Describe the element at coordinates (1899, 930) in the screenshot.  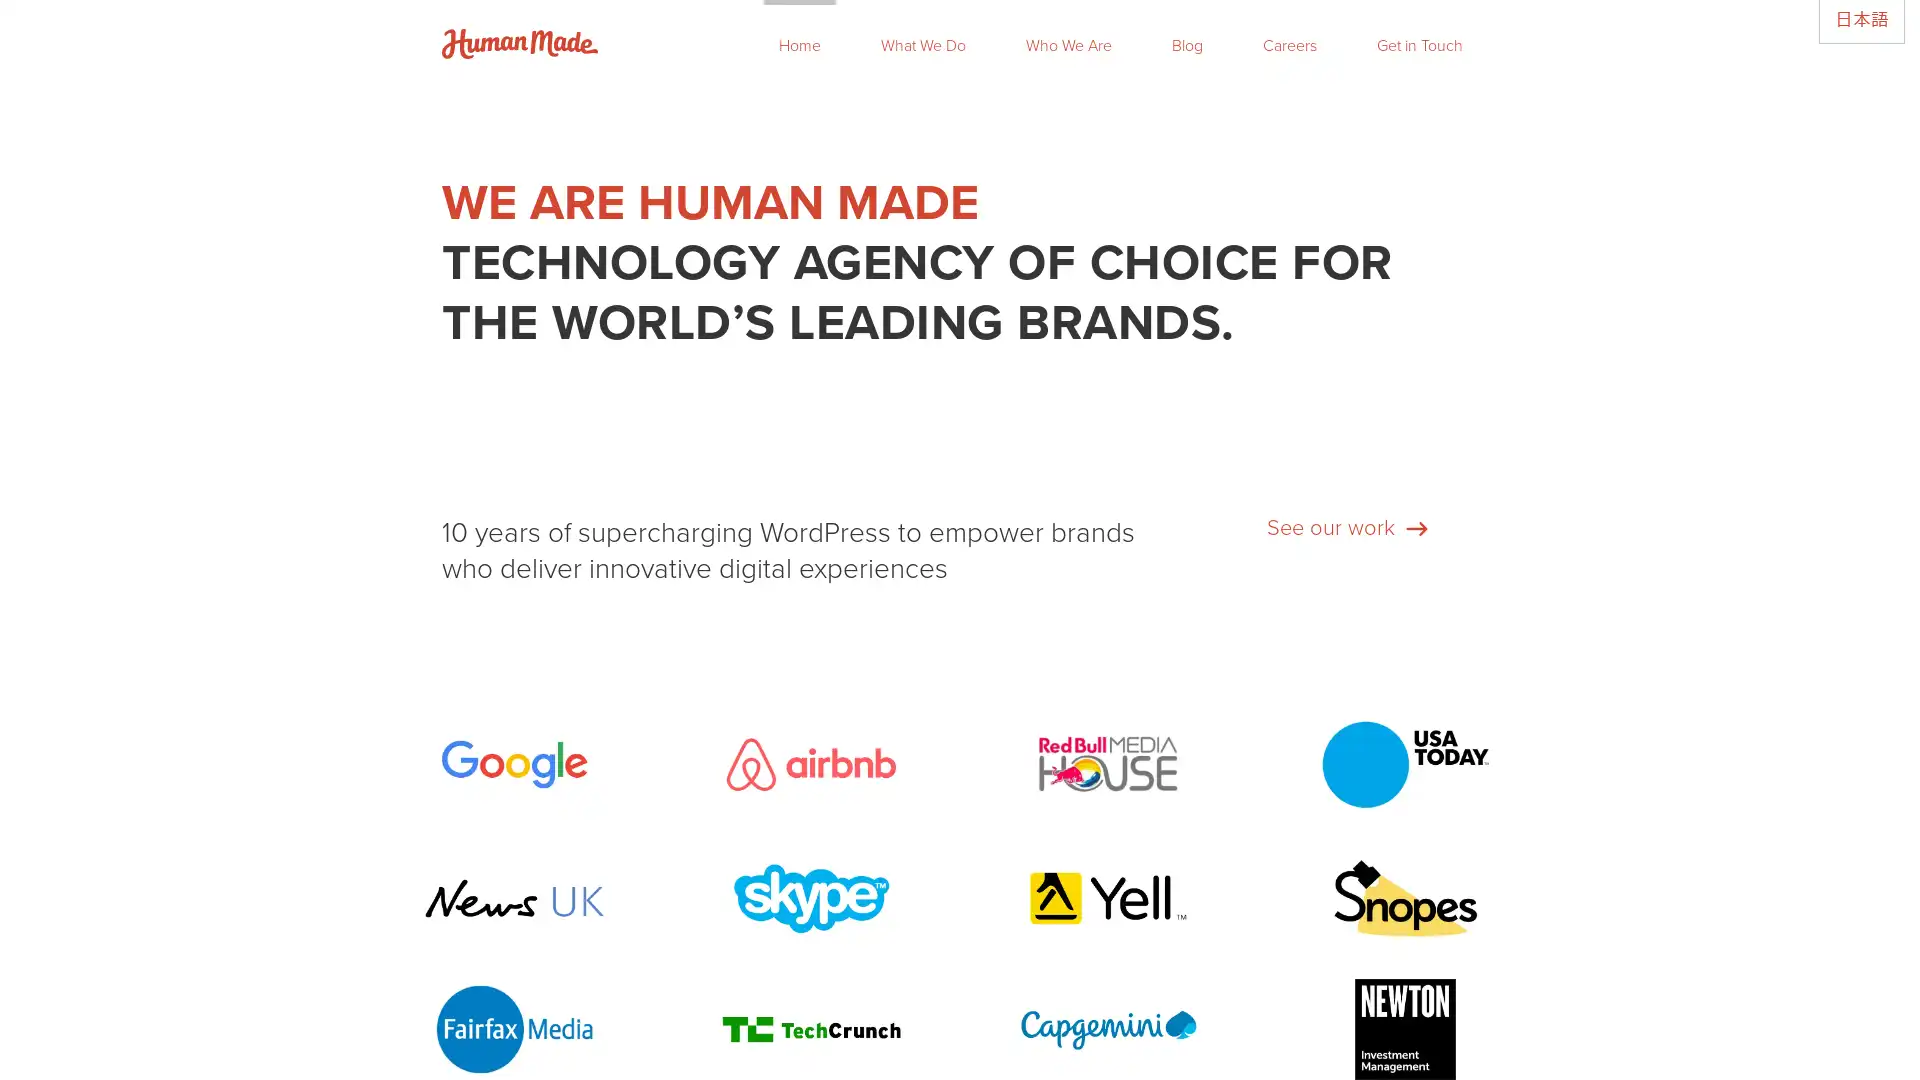
I see `Close` at that location.